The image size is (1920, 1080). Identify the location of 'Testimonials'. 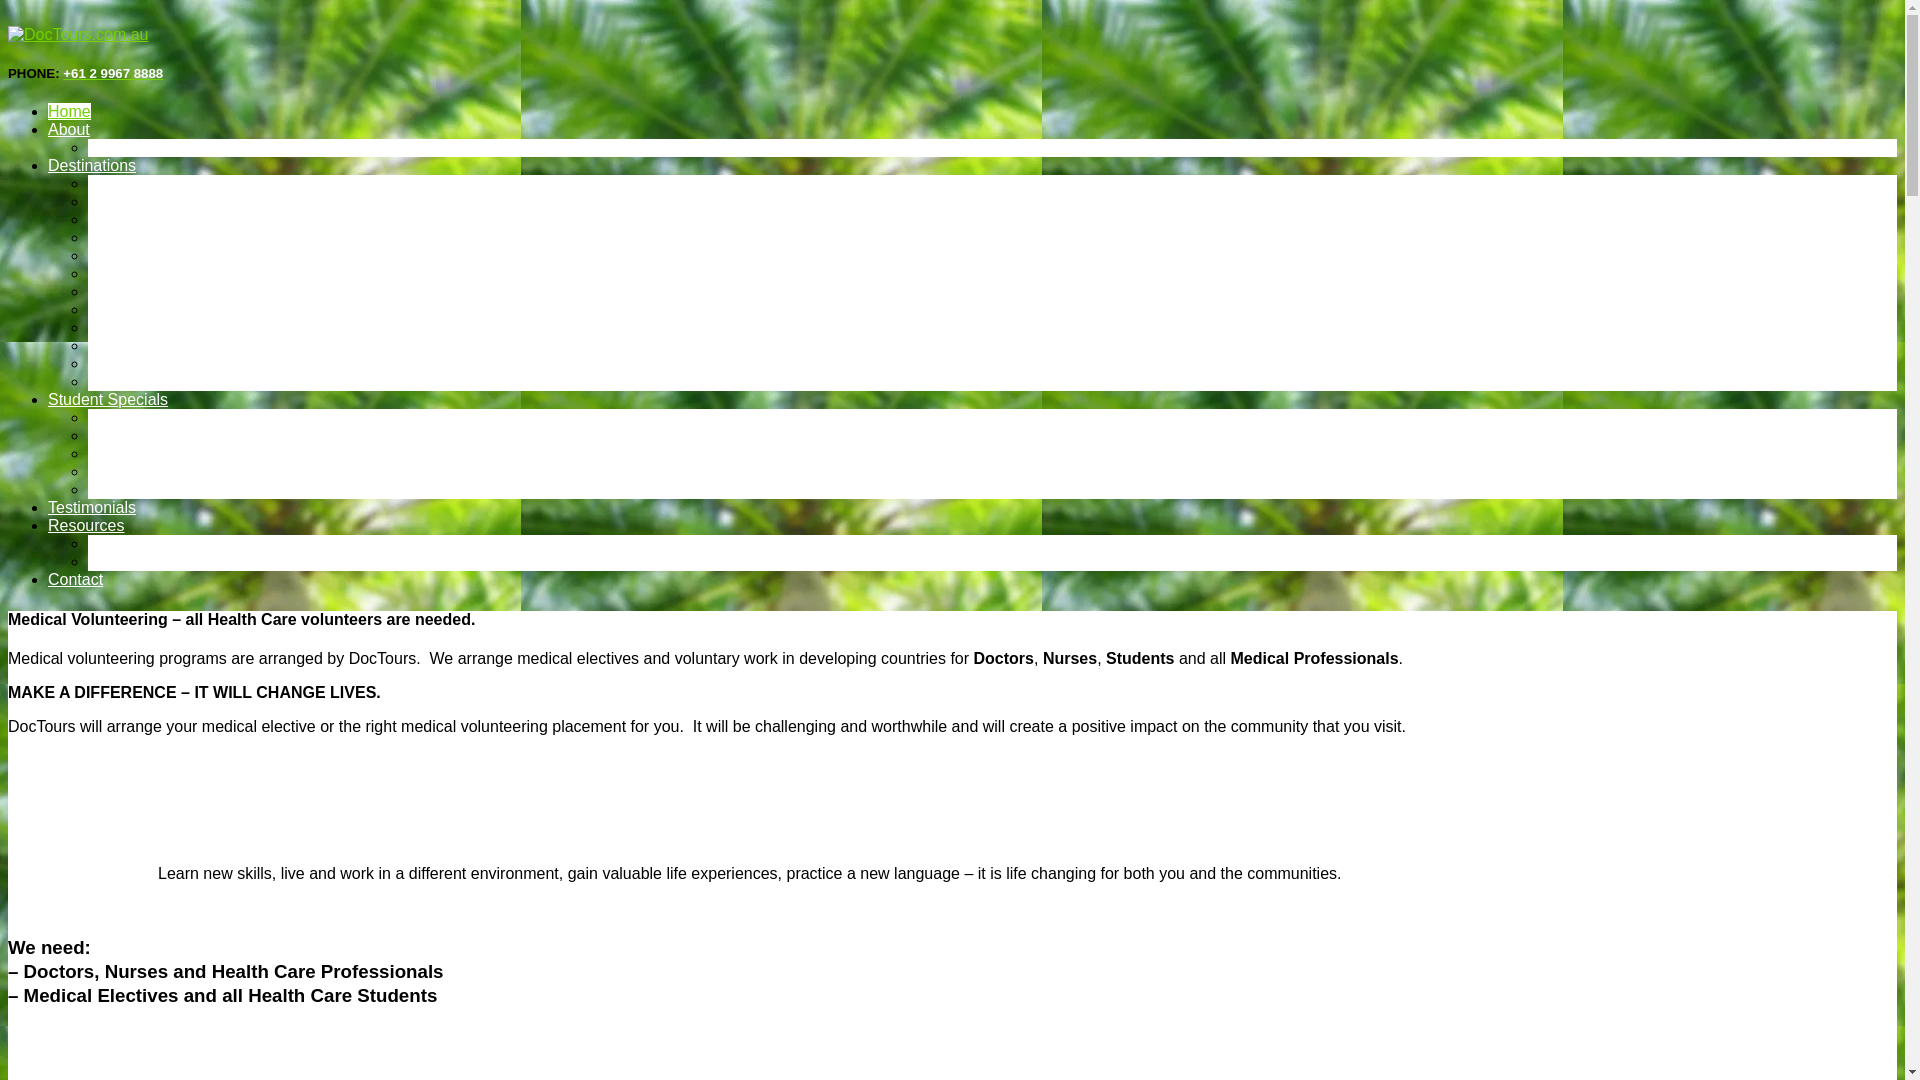
(90, 506).